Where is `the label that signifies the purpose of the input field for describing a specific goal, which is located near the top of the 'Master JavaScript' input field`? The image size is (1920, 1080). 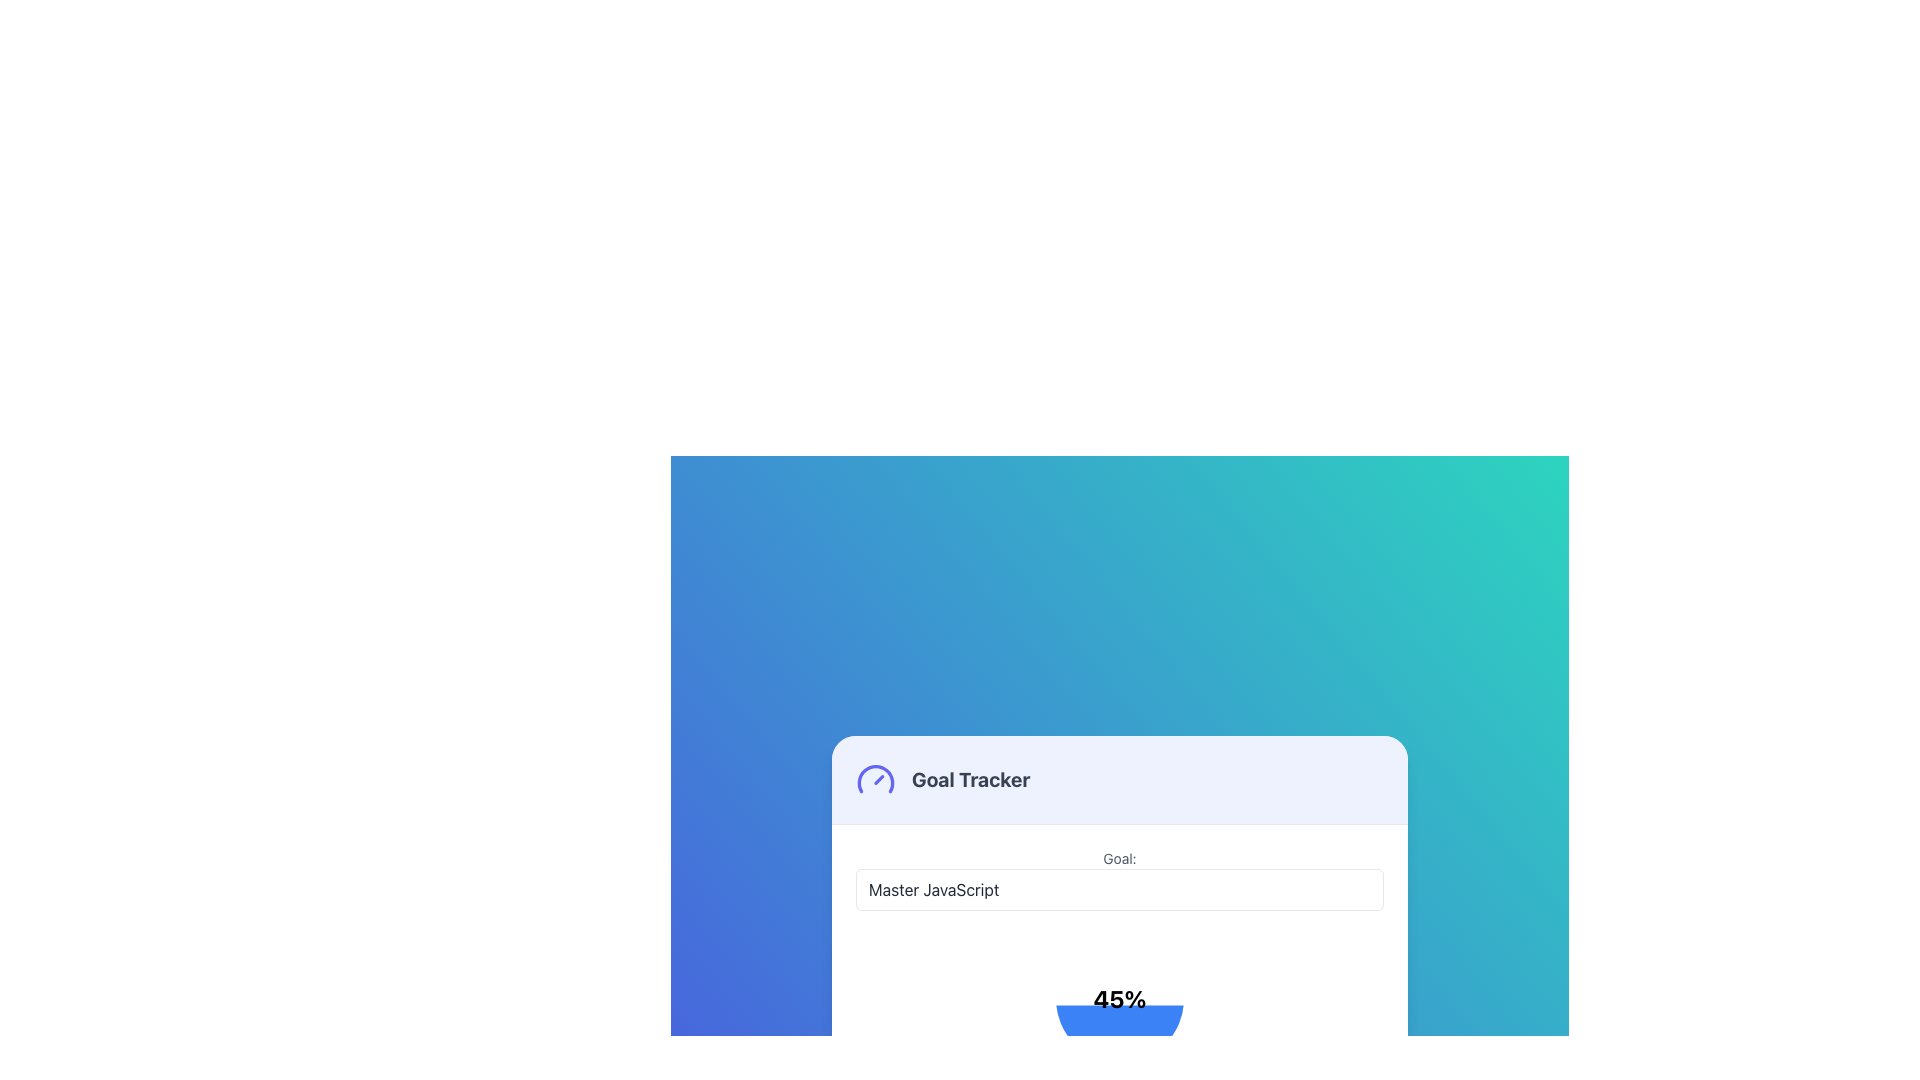 the label that signifies the purpose of the input field for describing a specific goal, which is located near the top of the 'Master JavaScript' input field is located at coordinates (1118, 858).